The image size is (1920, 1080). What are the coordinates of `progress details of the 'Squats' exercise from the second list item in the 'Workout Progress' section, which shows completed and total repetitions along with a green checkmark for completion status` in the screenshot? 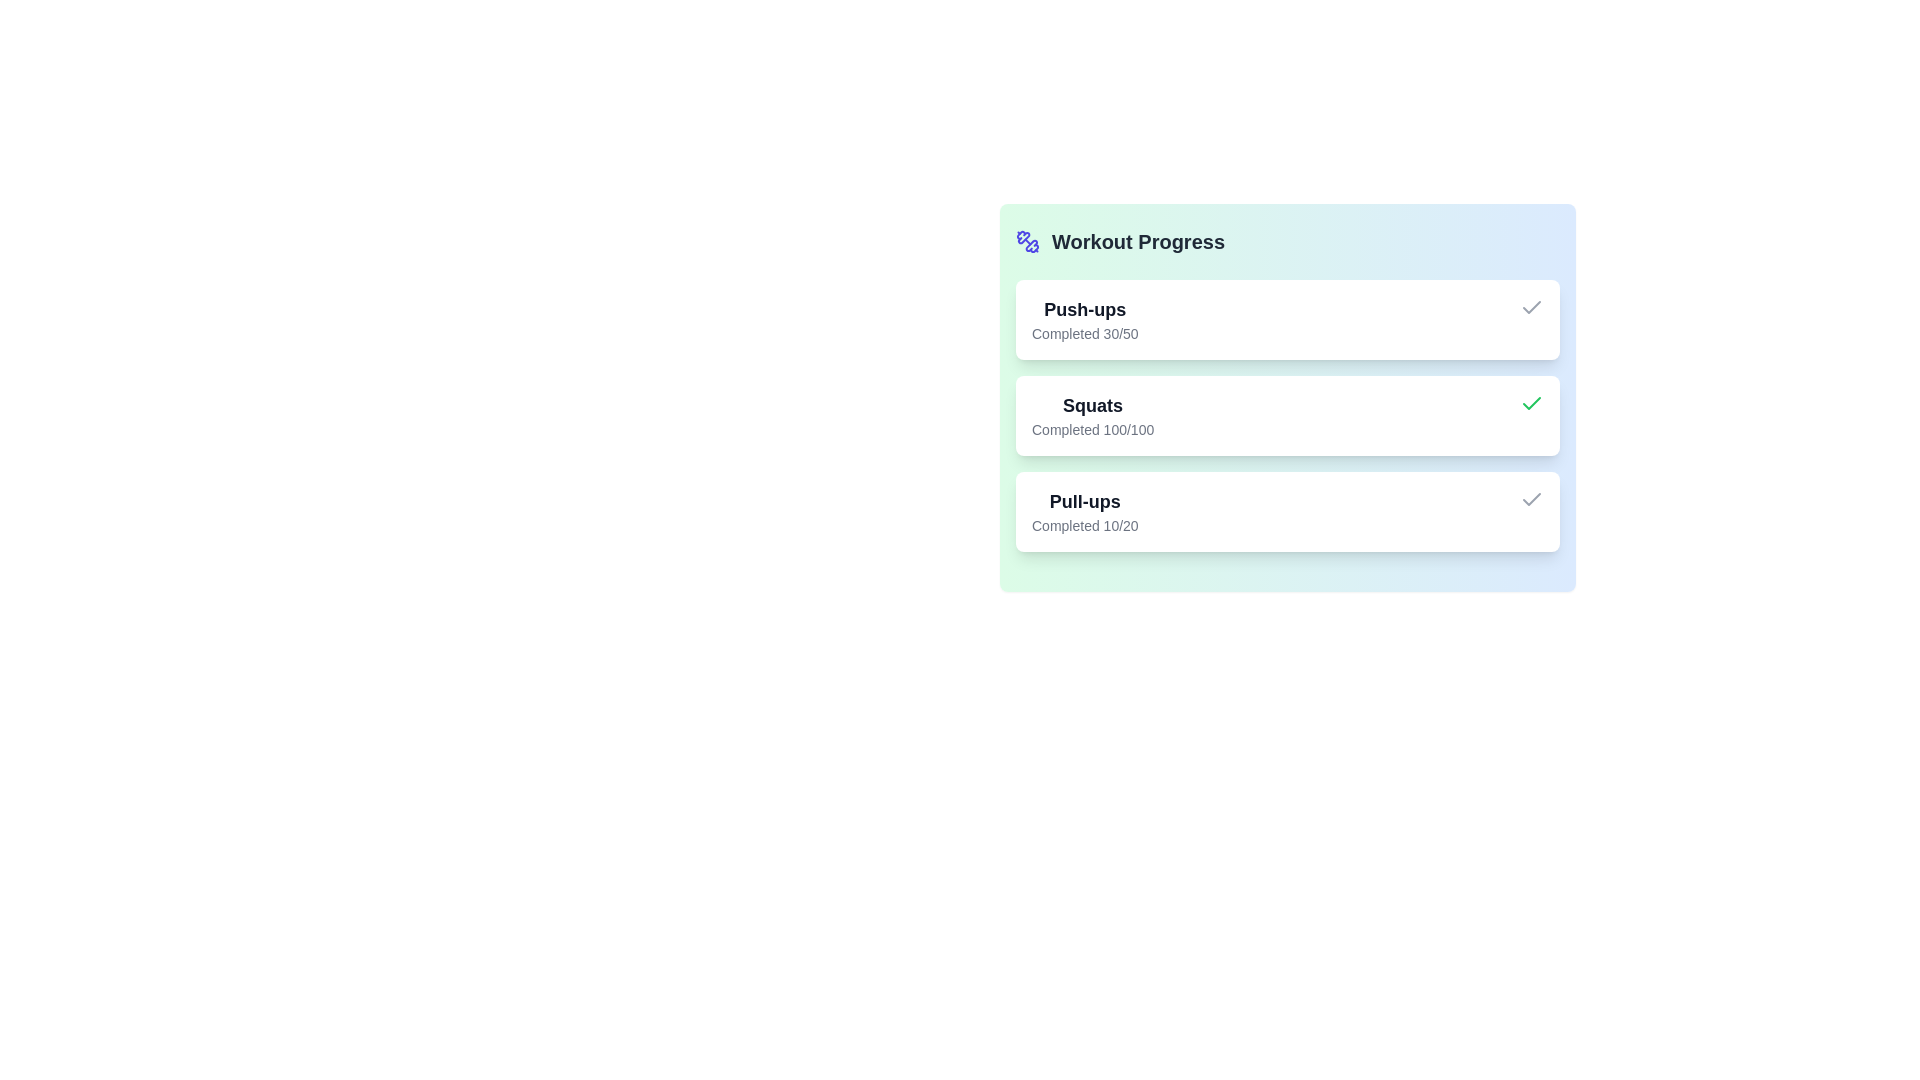 It's located at (1287, 415).